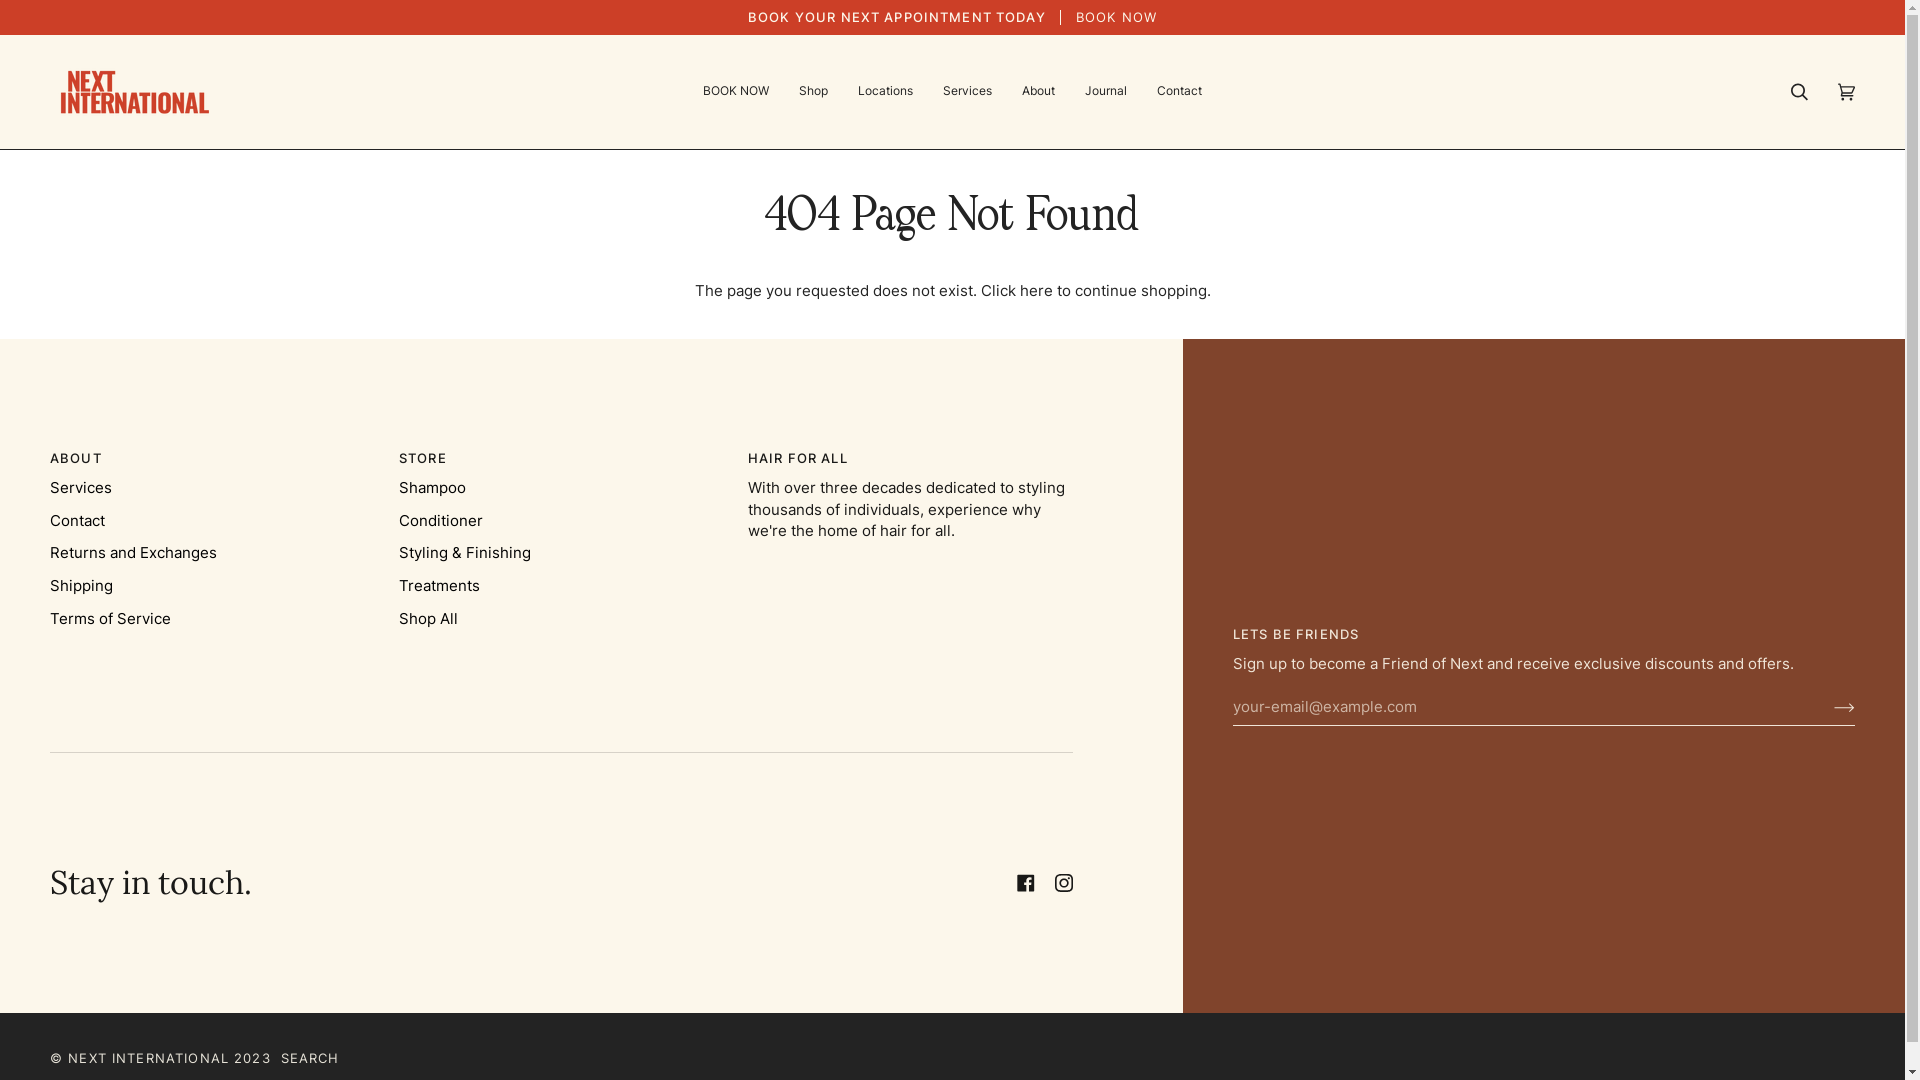 The image size is (1920, 1080). What do you see at coordinates (80, 585) in the screenshot?
I see `'Shipping'` at bounding box center [80, 585].